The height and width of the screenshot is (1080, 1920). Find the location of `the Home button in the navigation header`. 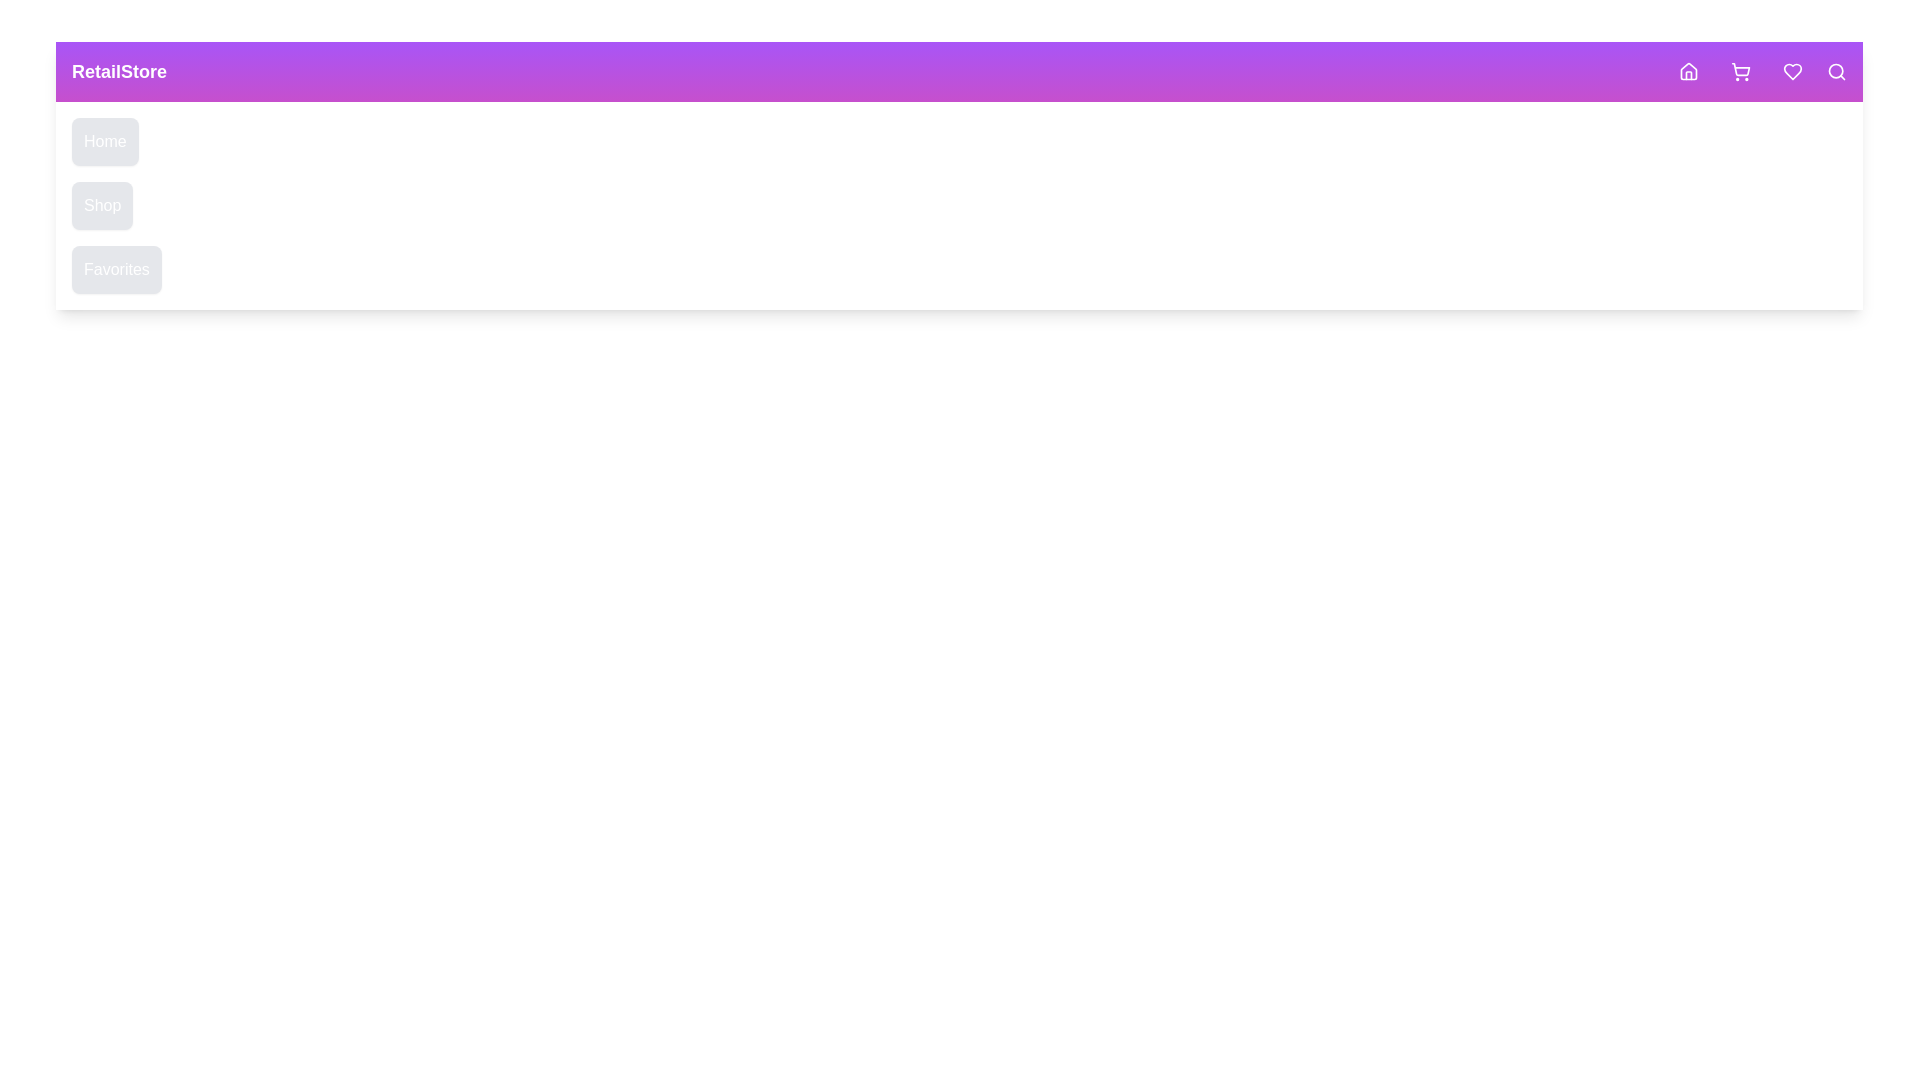

the Home button in the navigation header is located at coordinates (1688, 71).